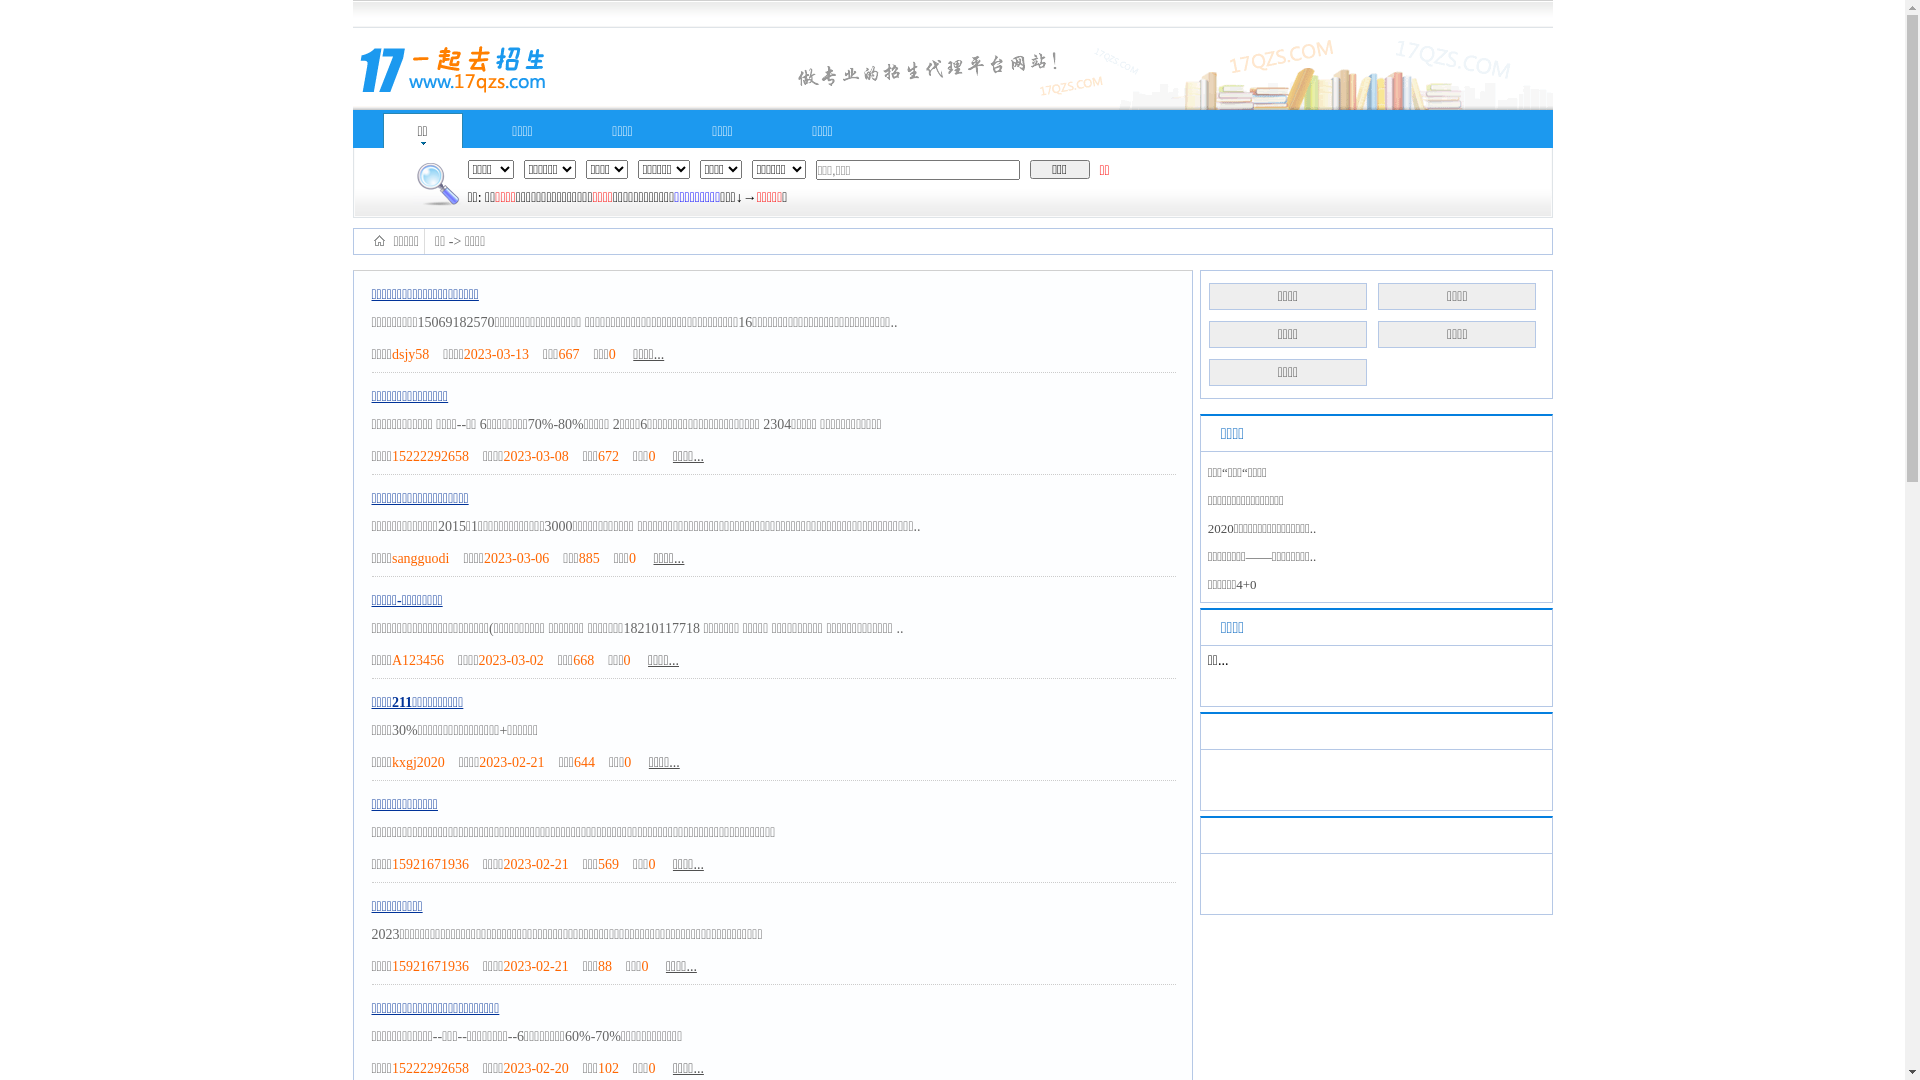 This screenshot has width=1920, height=1080. What do you see at coordinates (573, 762) in the screenshot?
I see `'644'` at bounding box center [573, 762].